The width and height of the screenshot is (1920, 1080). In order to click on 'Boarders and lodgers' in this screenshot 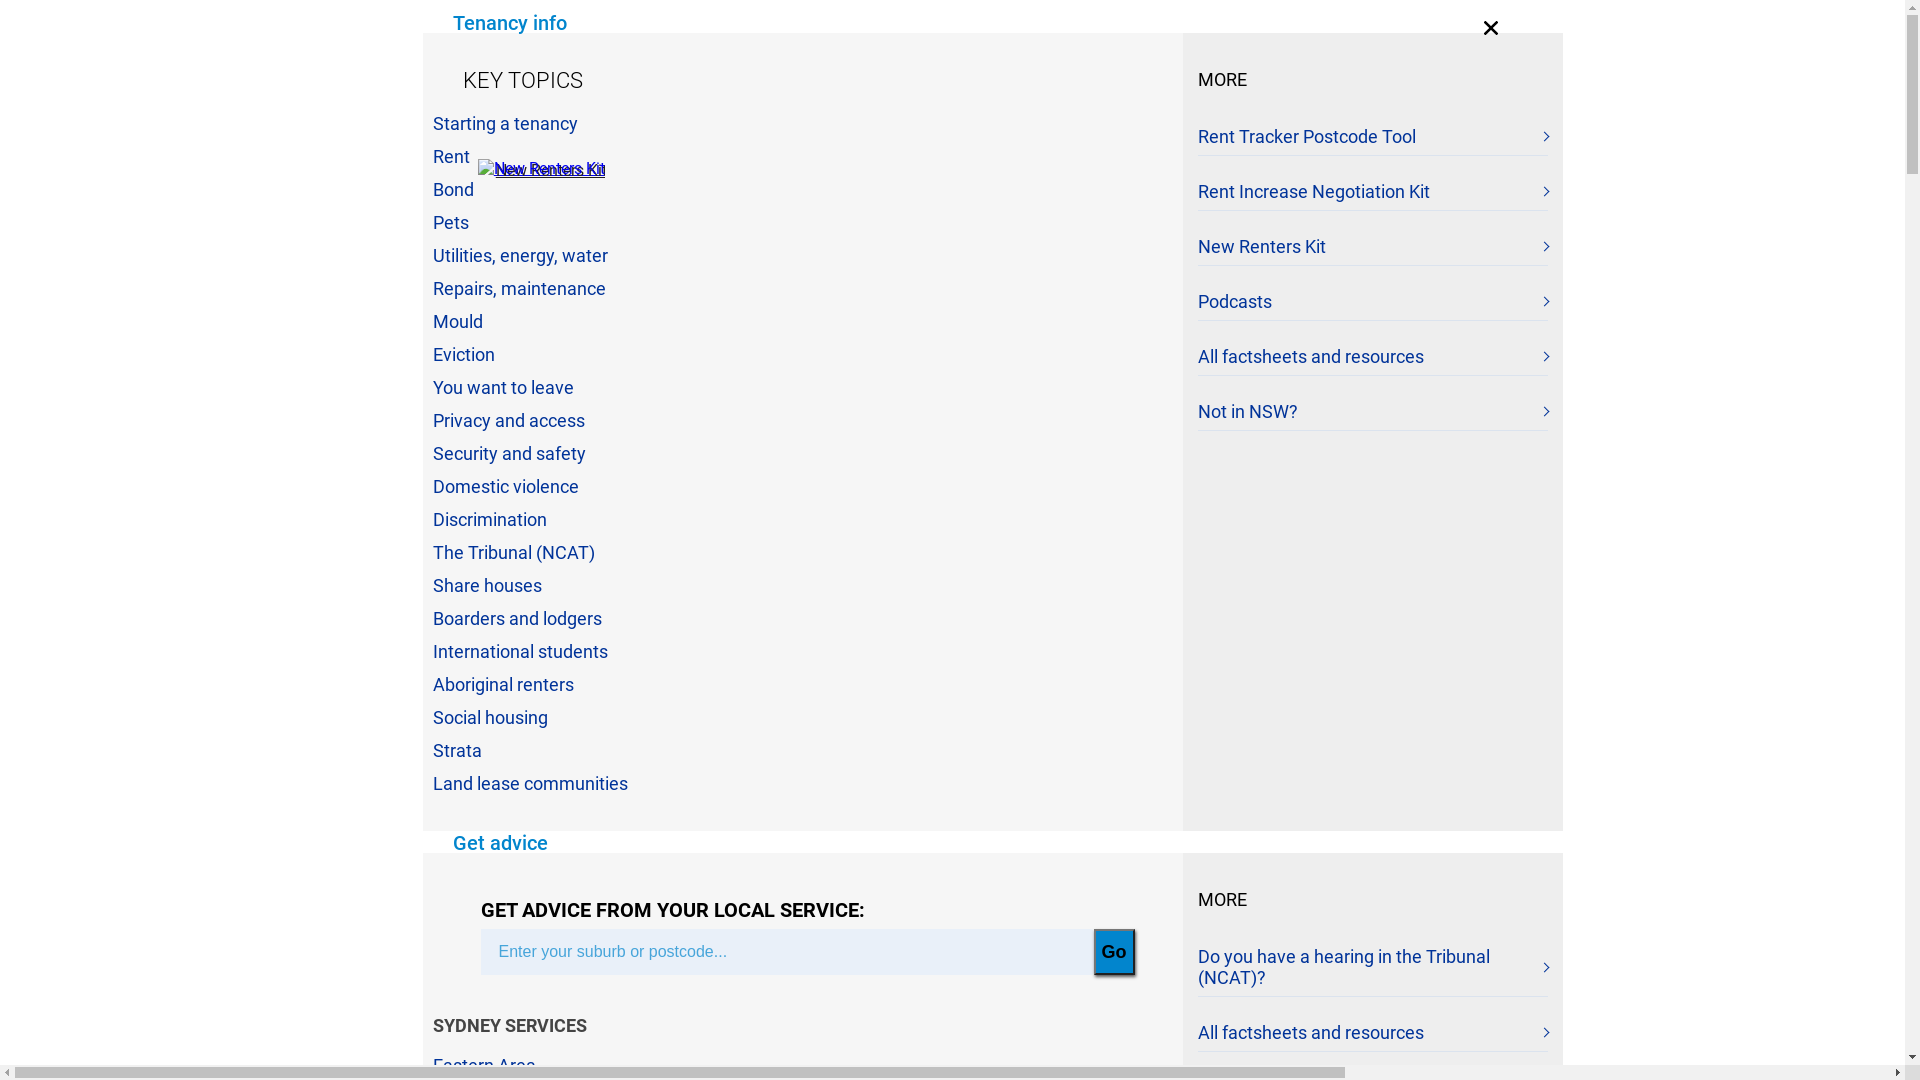, I will do `click(516, 617)`.